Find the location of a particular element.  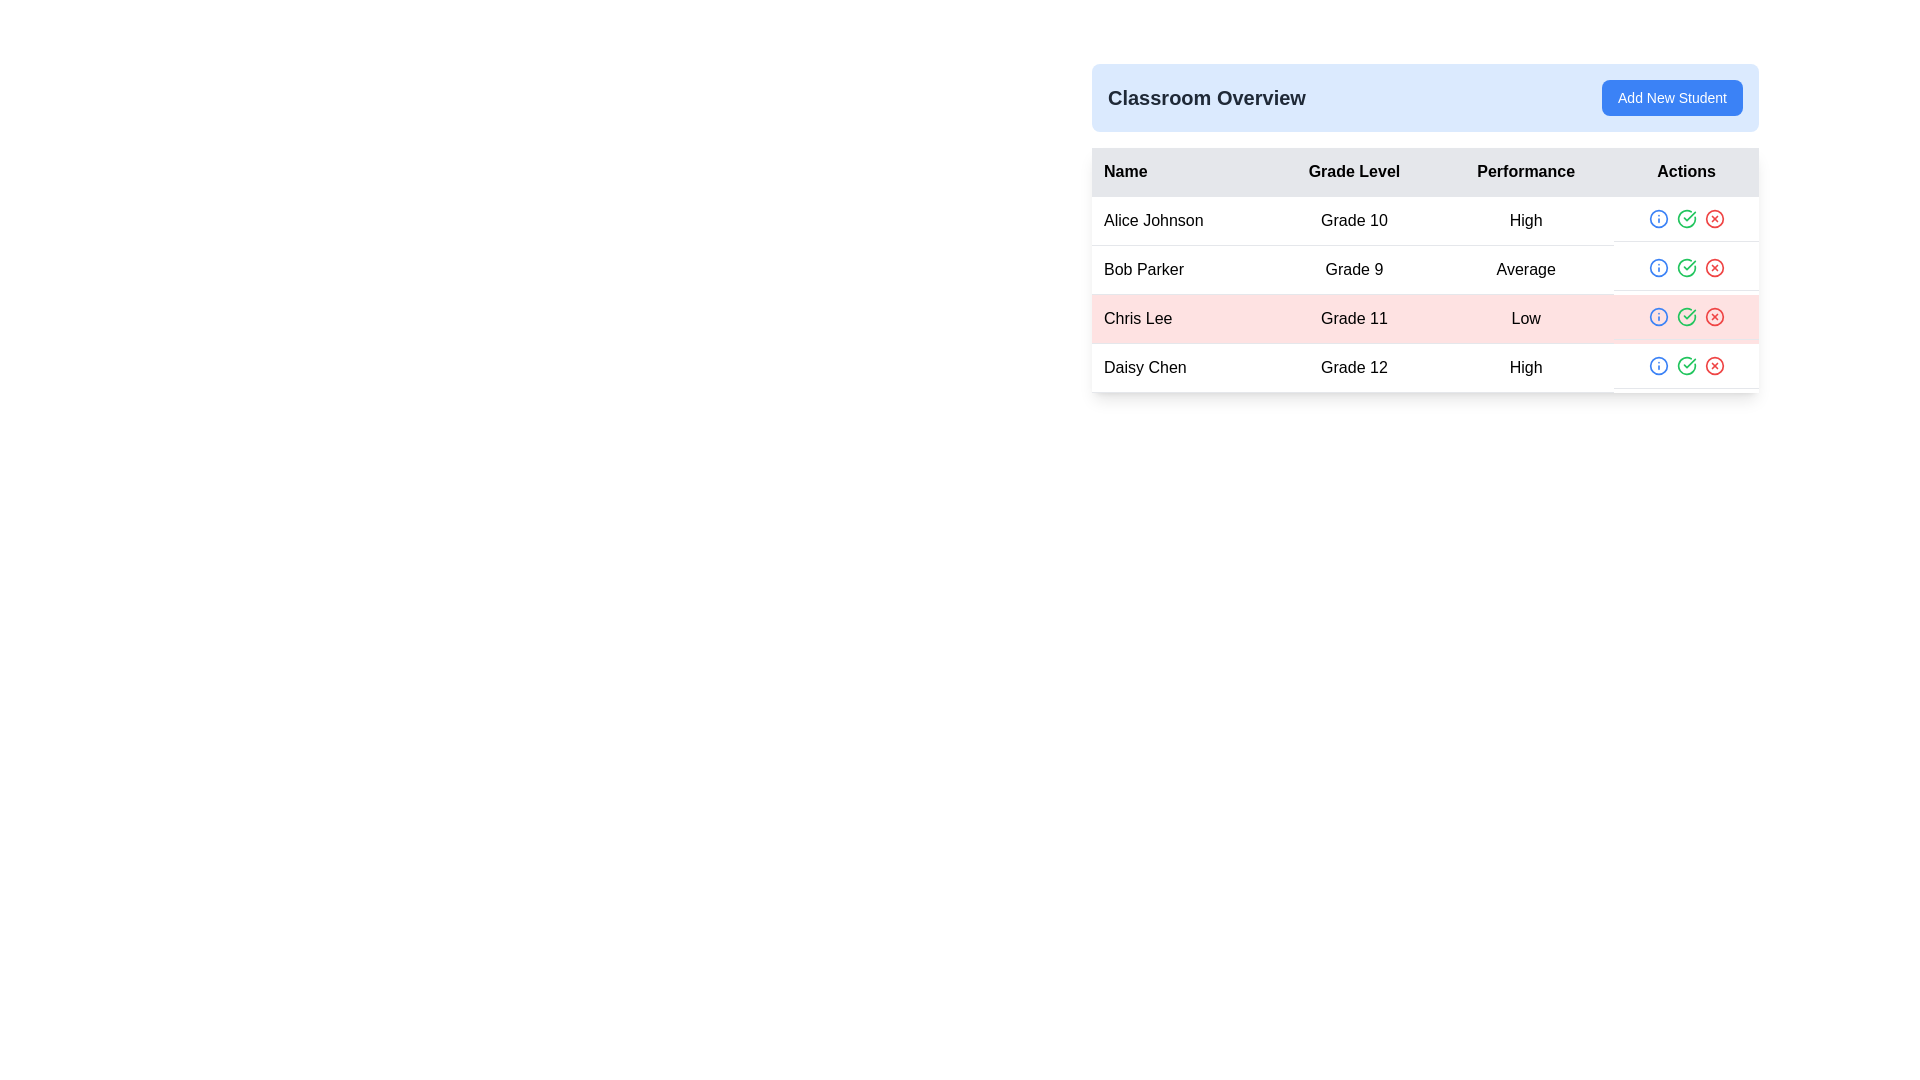

the Text element displaying 'Grade 10' for the student 'Alice Johnson' in the second column of the table is located at coordinates (1354, 220).